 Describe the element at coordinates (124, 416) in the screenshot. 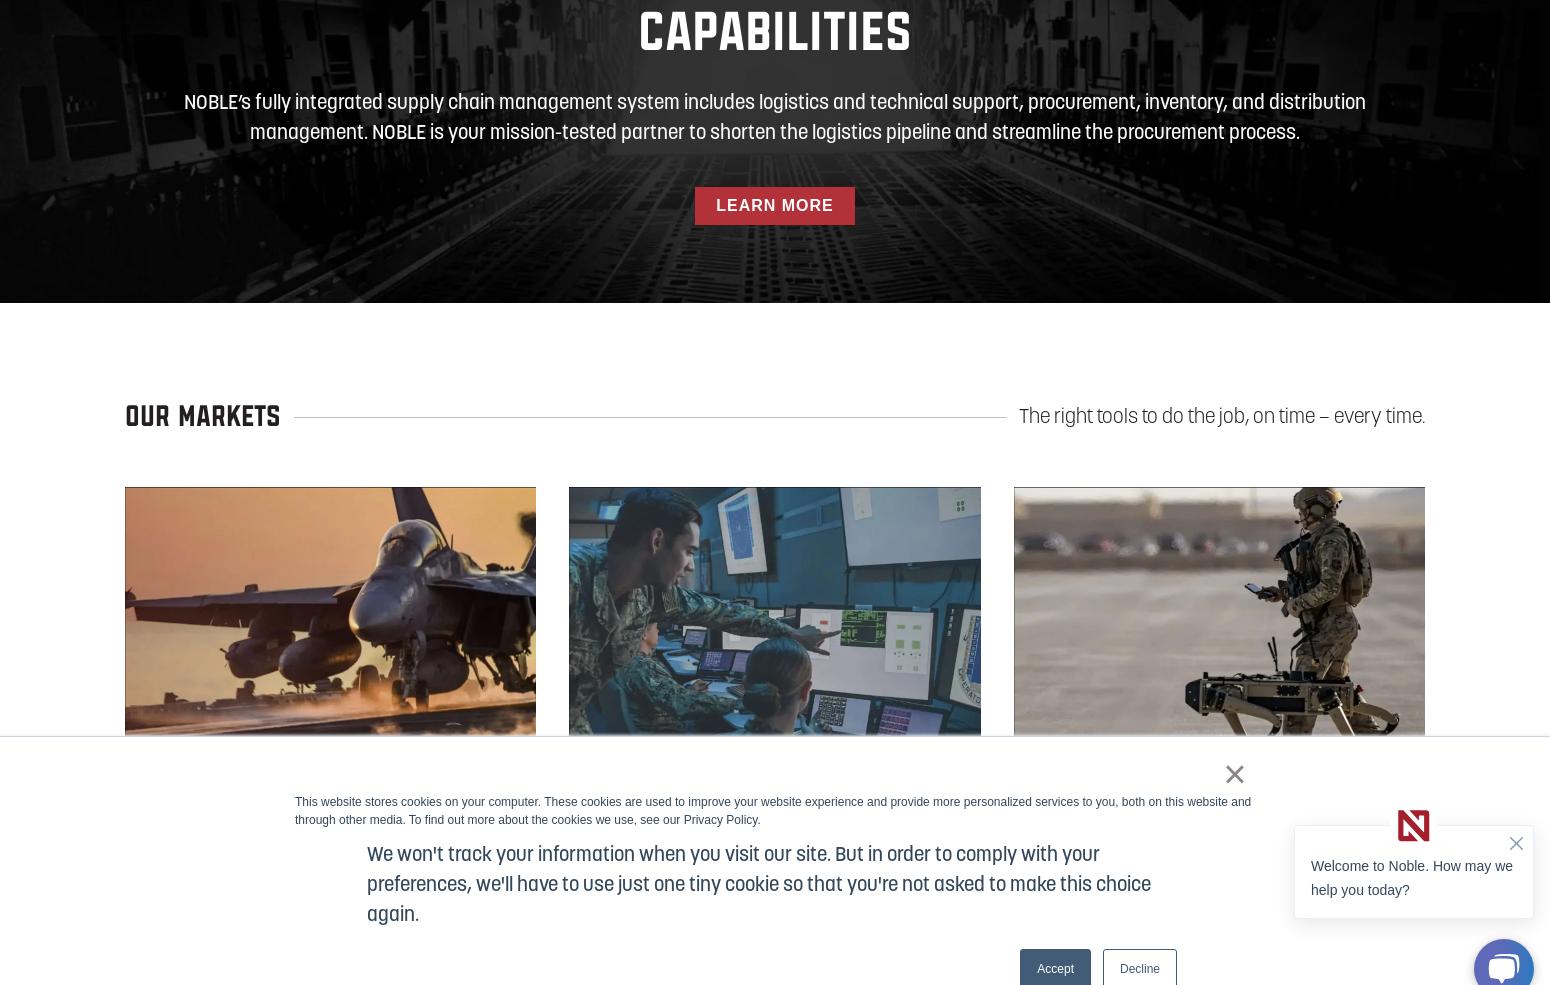

I see `'Our Markets'` at that location.